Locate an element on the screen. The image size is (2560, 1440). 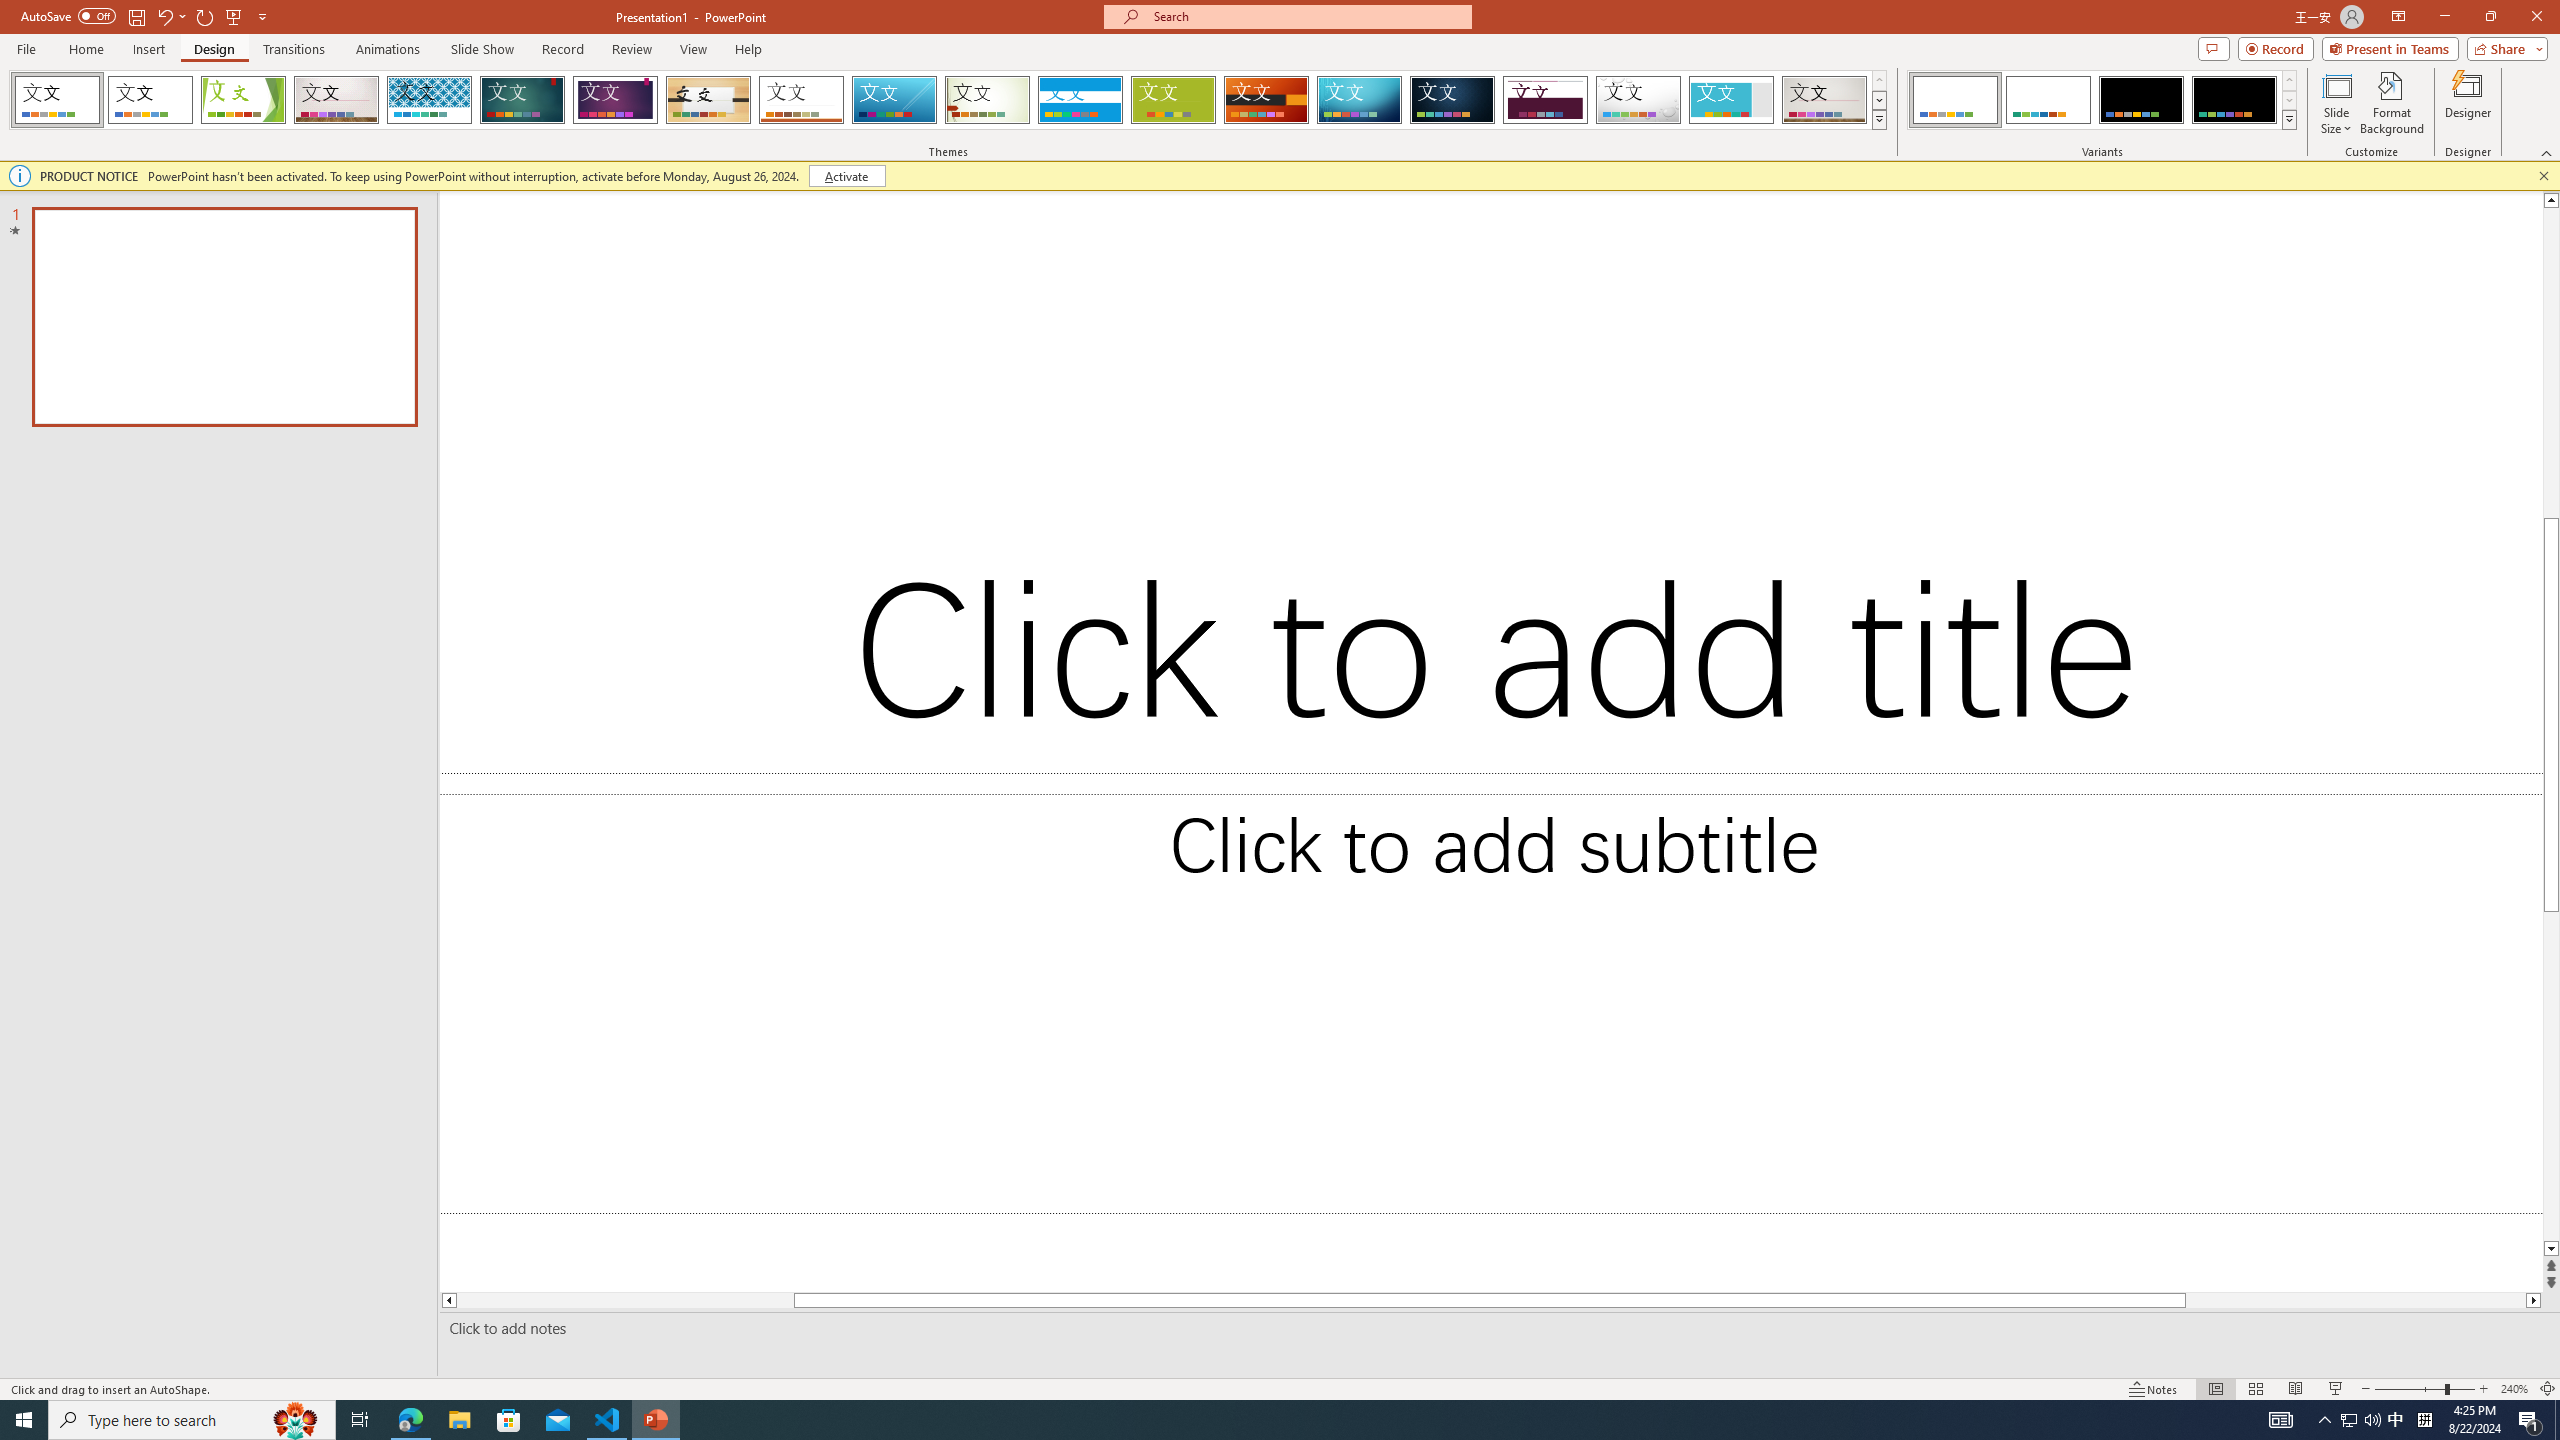
'Activate' is located at coordinates (847, 176).